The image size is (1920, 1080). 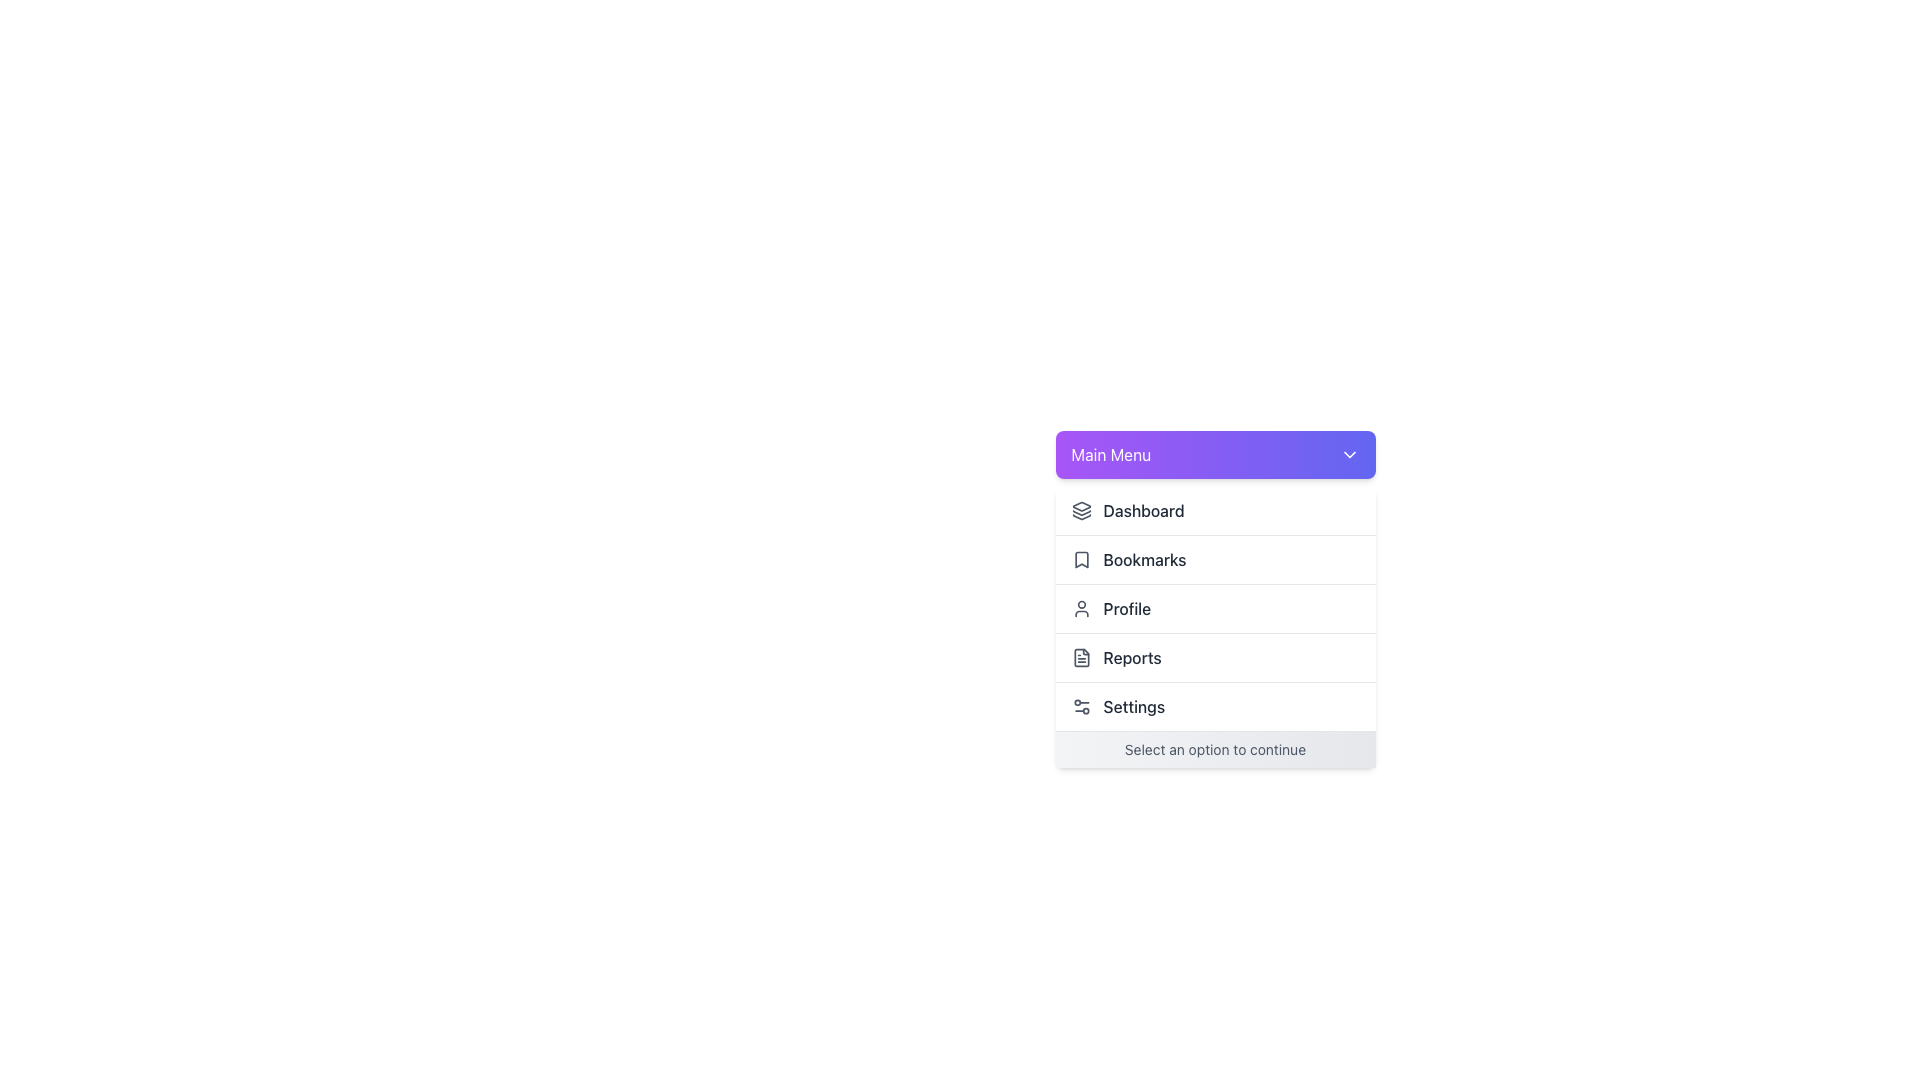 I want to click on the 'Bookmarks' text label in the navigation menu, which is styled in medium-sized gray font and positioned under the 'Dashboard' item, so click(x=1145, y=559).